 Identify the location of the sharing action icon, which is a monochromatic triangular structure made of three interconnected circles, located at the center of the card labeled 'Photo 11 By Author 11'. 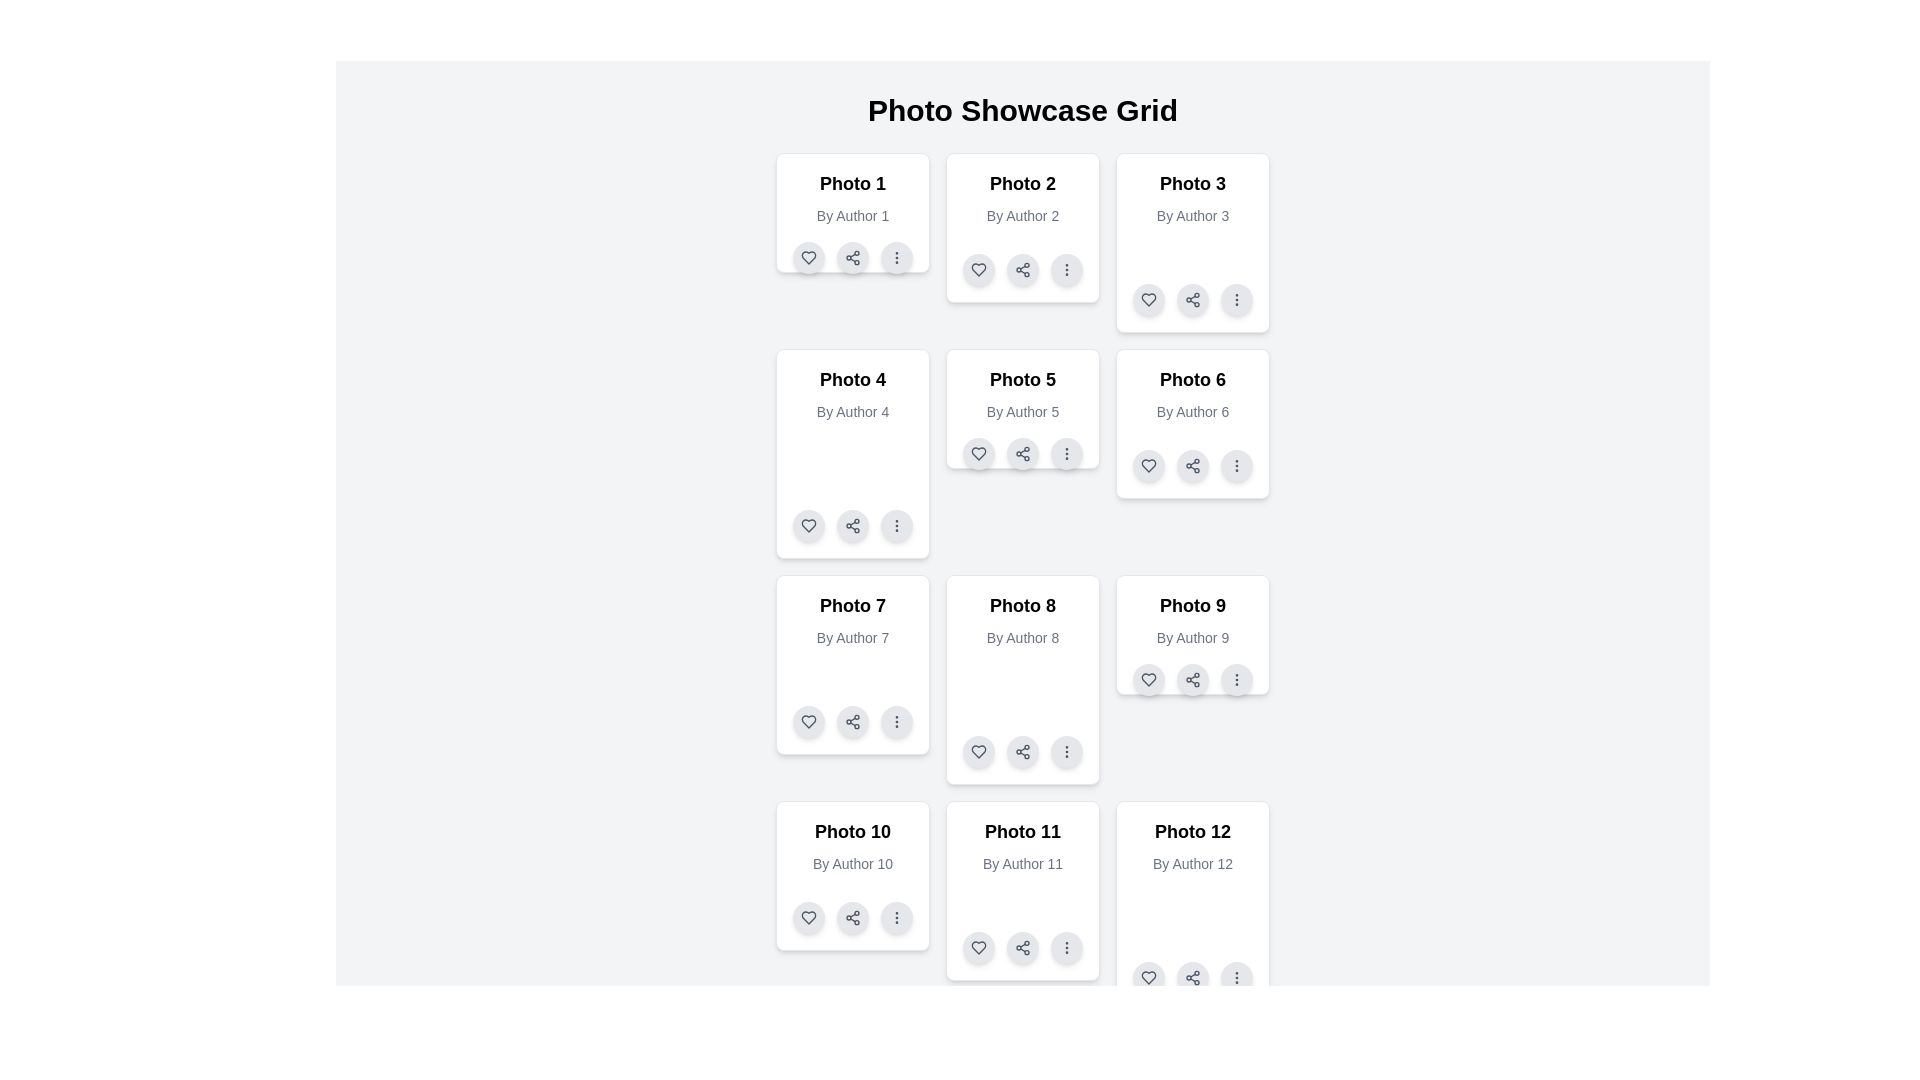
(1022, 947).